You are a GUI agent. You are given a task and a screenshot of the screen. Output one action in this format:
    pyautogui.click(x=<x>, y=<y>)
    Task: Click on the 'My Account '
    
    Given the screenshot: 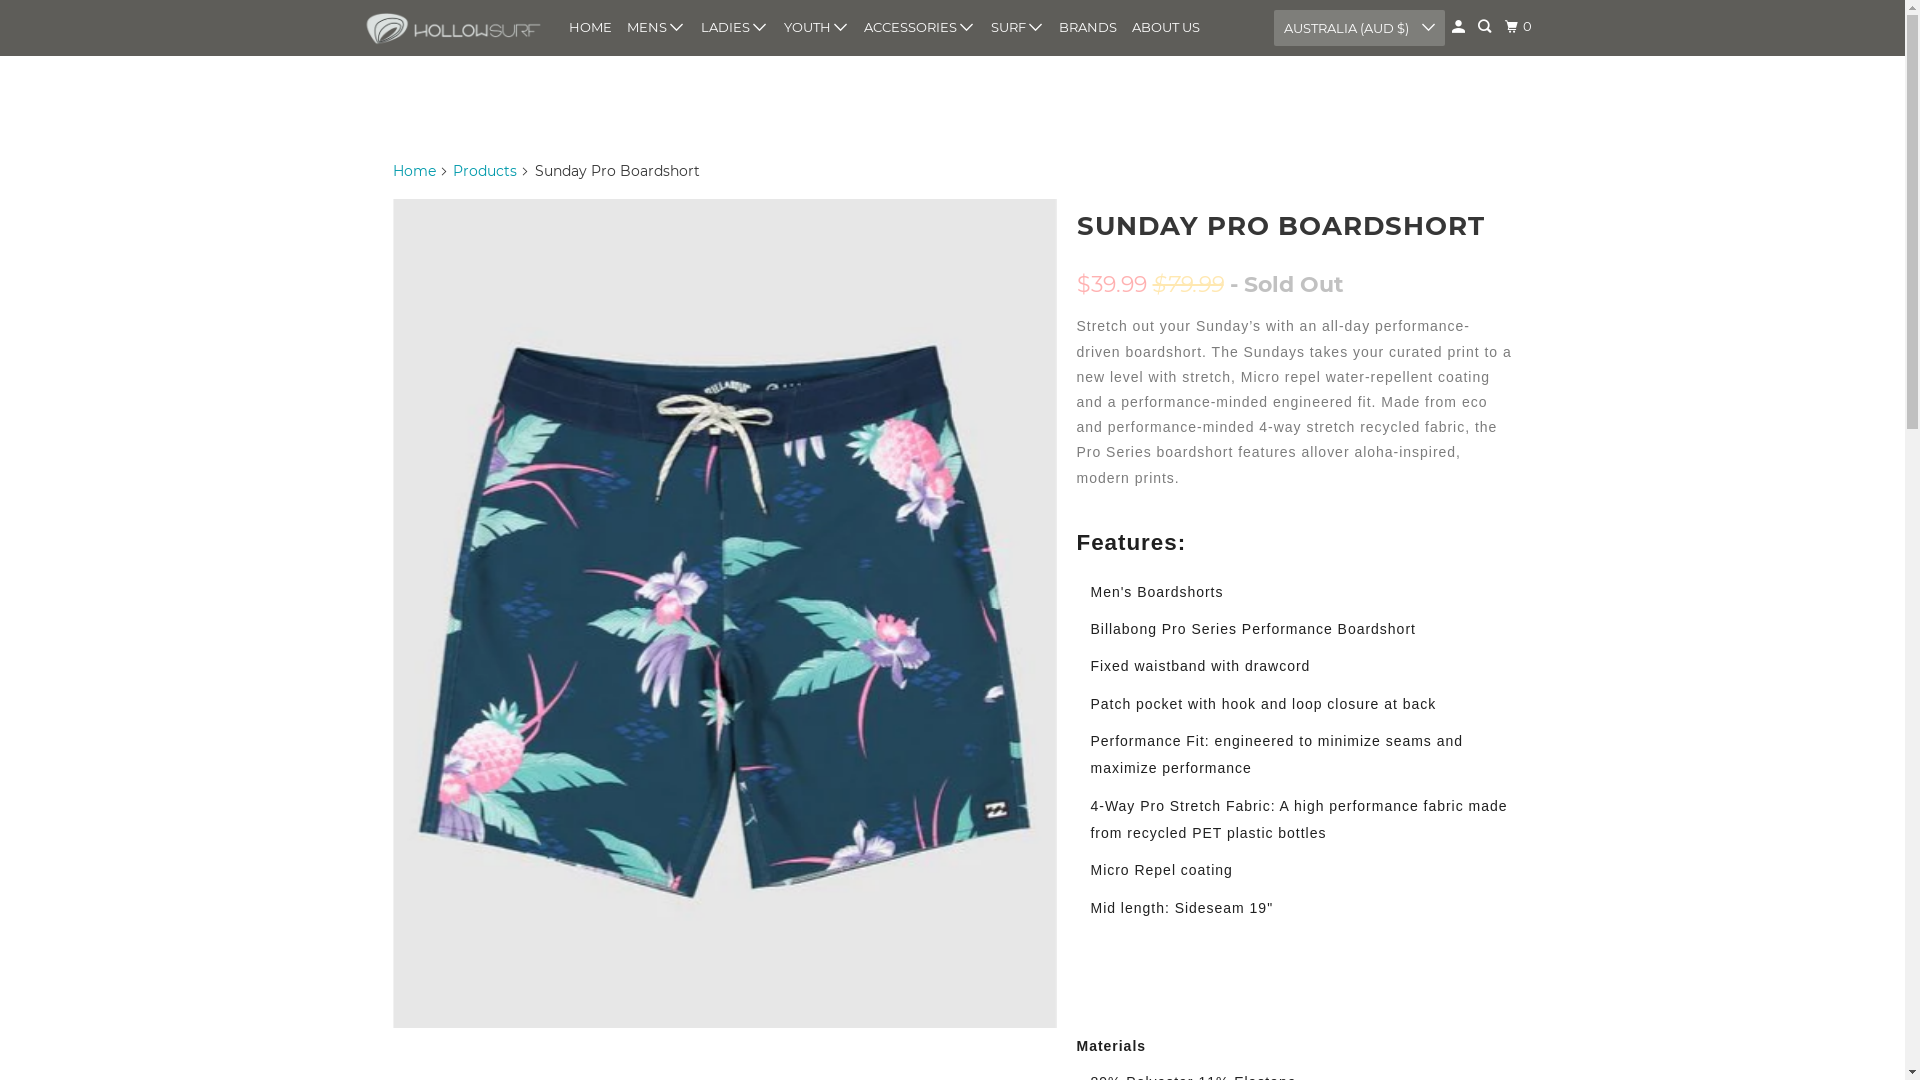 What is the action you would take?
    pyautogui.click(x=1459, y=27)
    